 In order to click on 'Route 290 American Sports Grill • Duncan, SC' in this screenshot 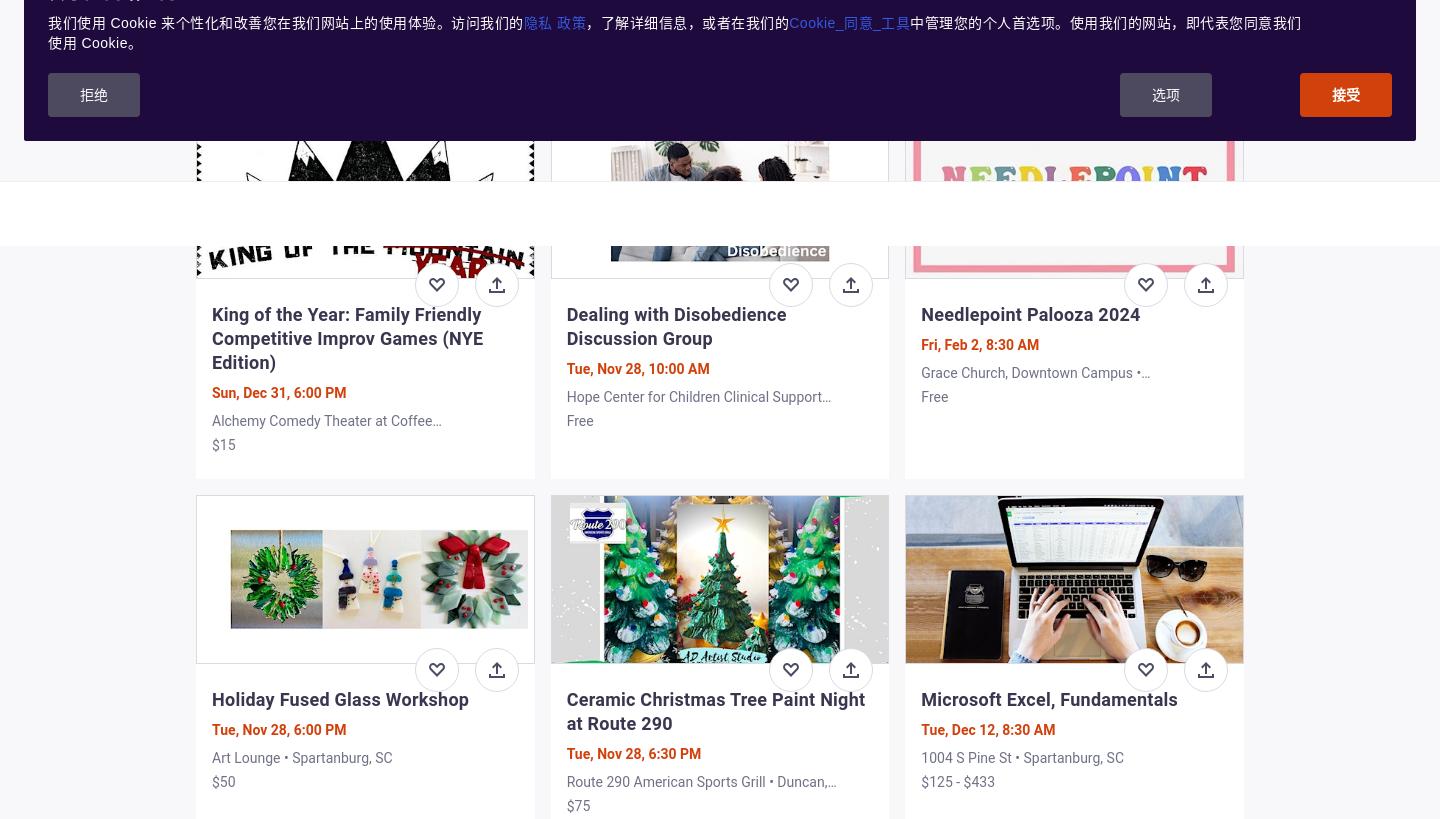, I will do `click(696, 790)`.